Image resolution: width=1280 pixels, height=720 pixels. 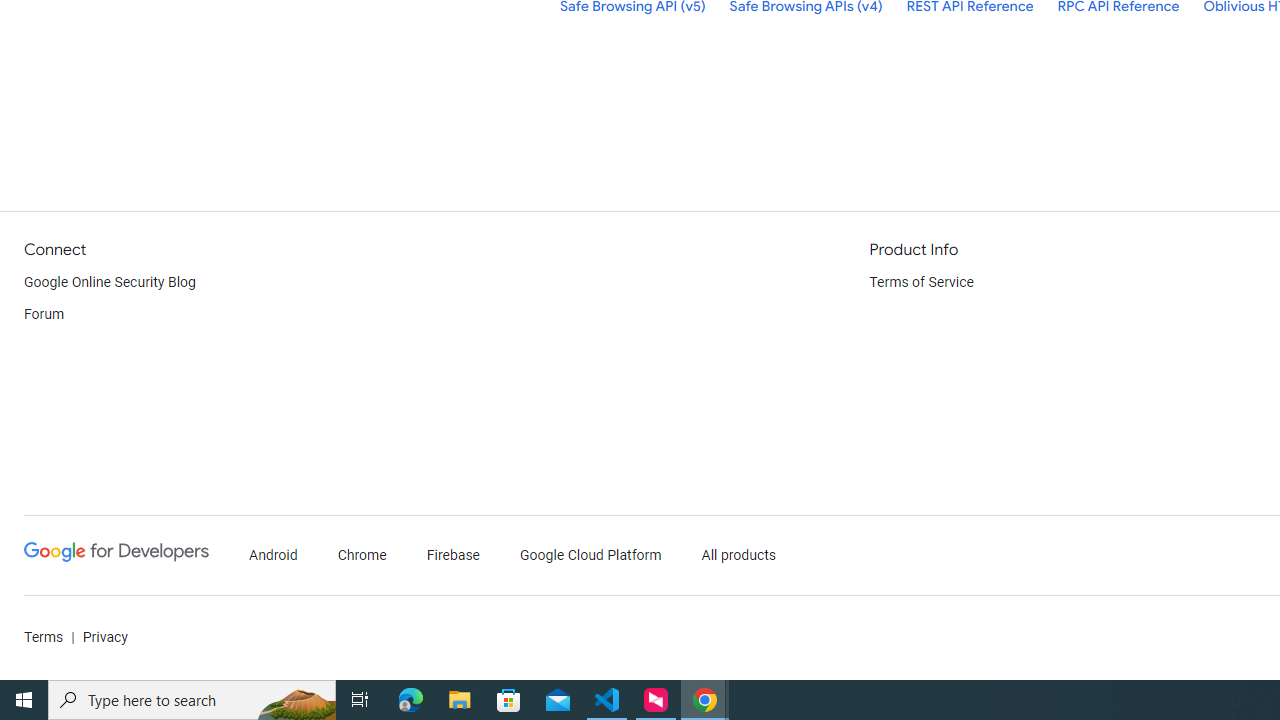 What do you see at coordinates (738, 555) in the screenshot?
I see `'All products'` at bounding box center [738, 555].